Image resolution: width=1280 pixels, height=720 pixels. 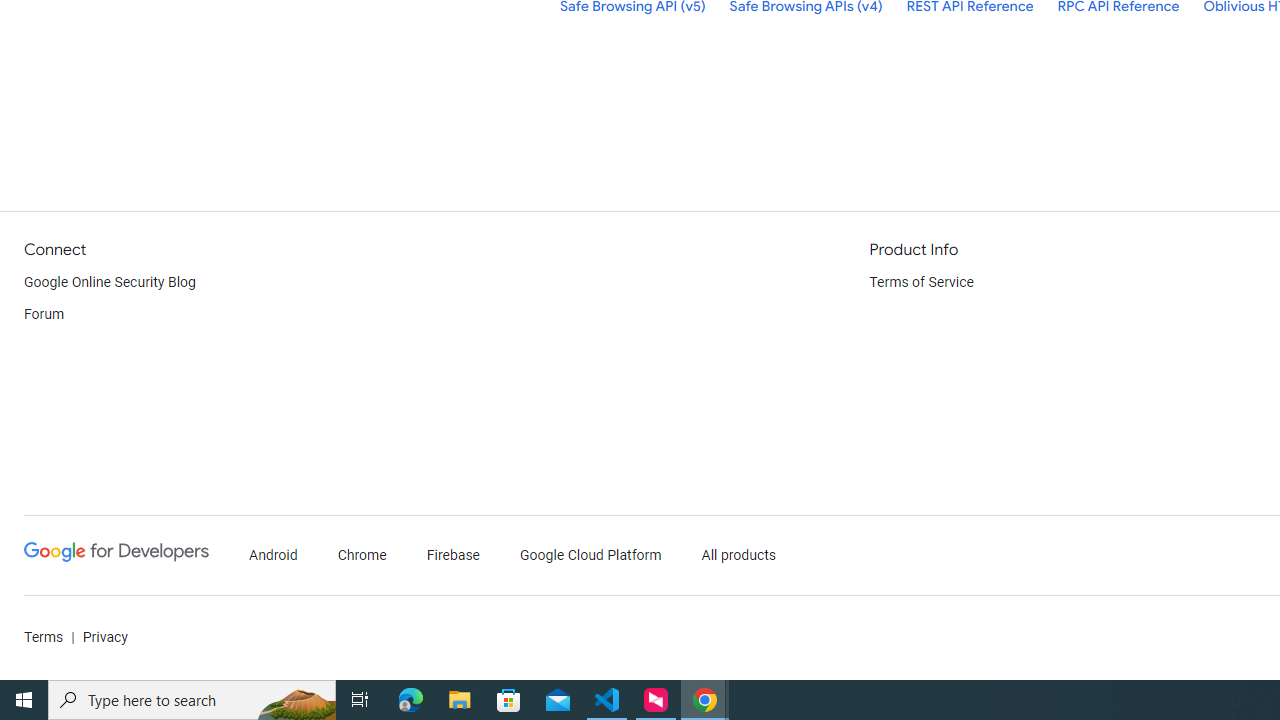 What do you see at coordinates (738, 555) in the screenshot?
I see `'All products'` at bounding box center [738, 555].